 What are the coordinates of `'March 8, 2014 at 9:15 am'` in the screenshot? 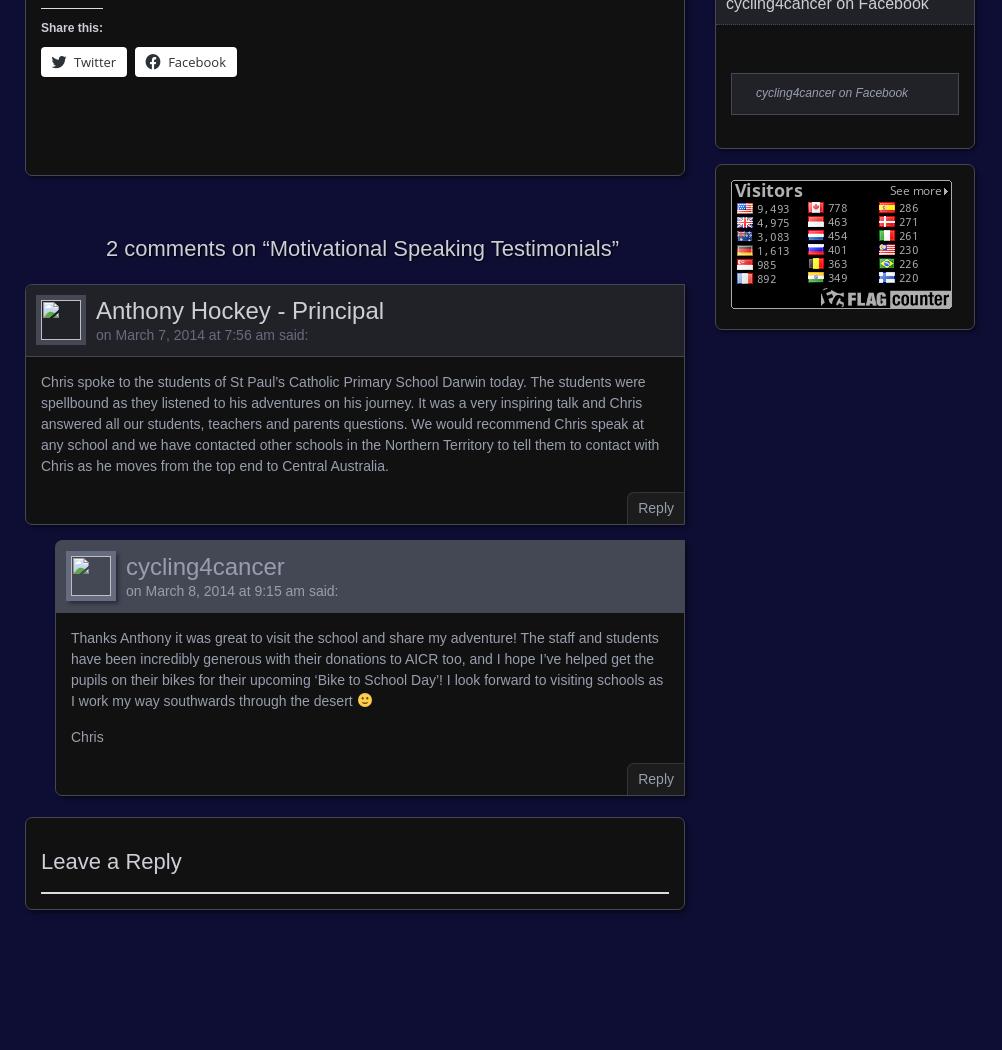 It's located at (225, 588).